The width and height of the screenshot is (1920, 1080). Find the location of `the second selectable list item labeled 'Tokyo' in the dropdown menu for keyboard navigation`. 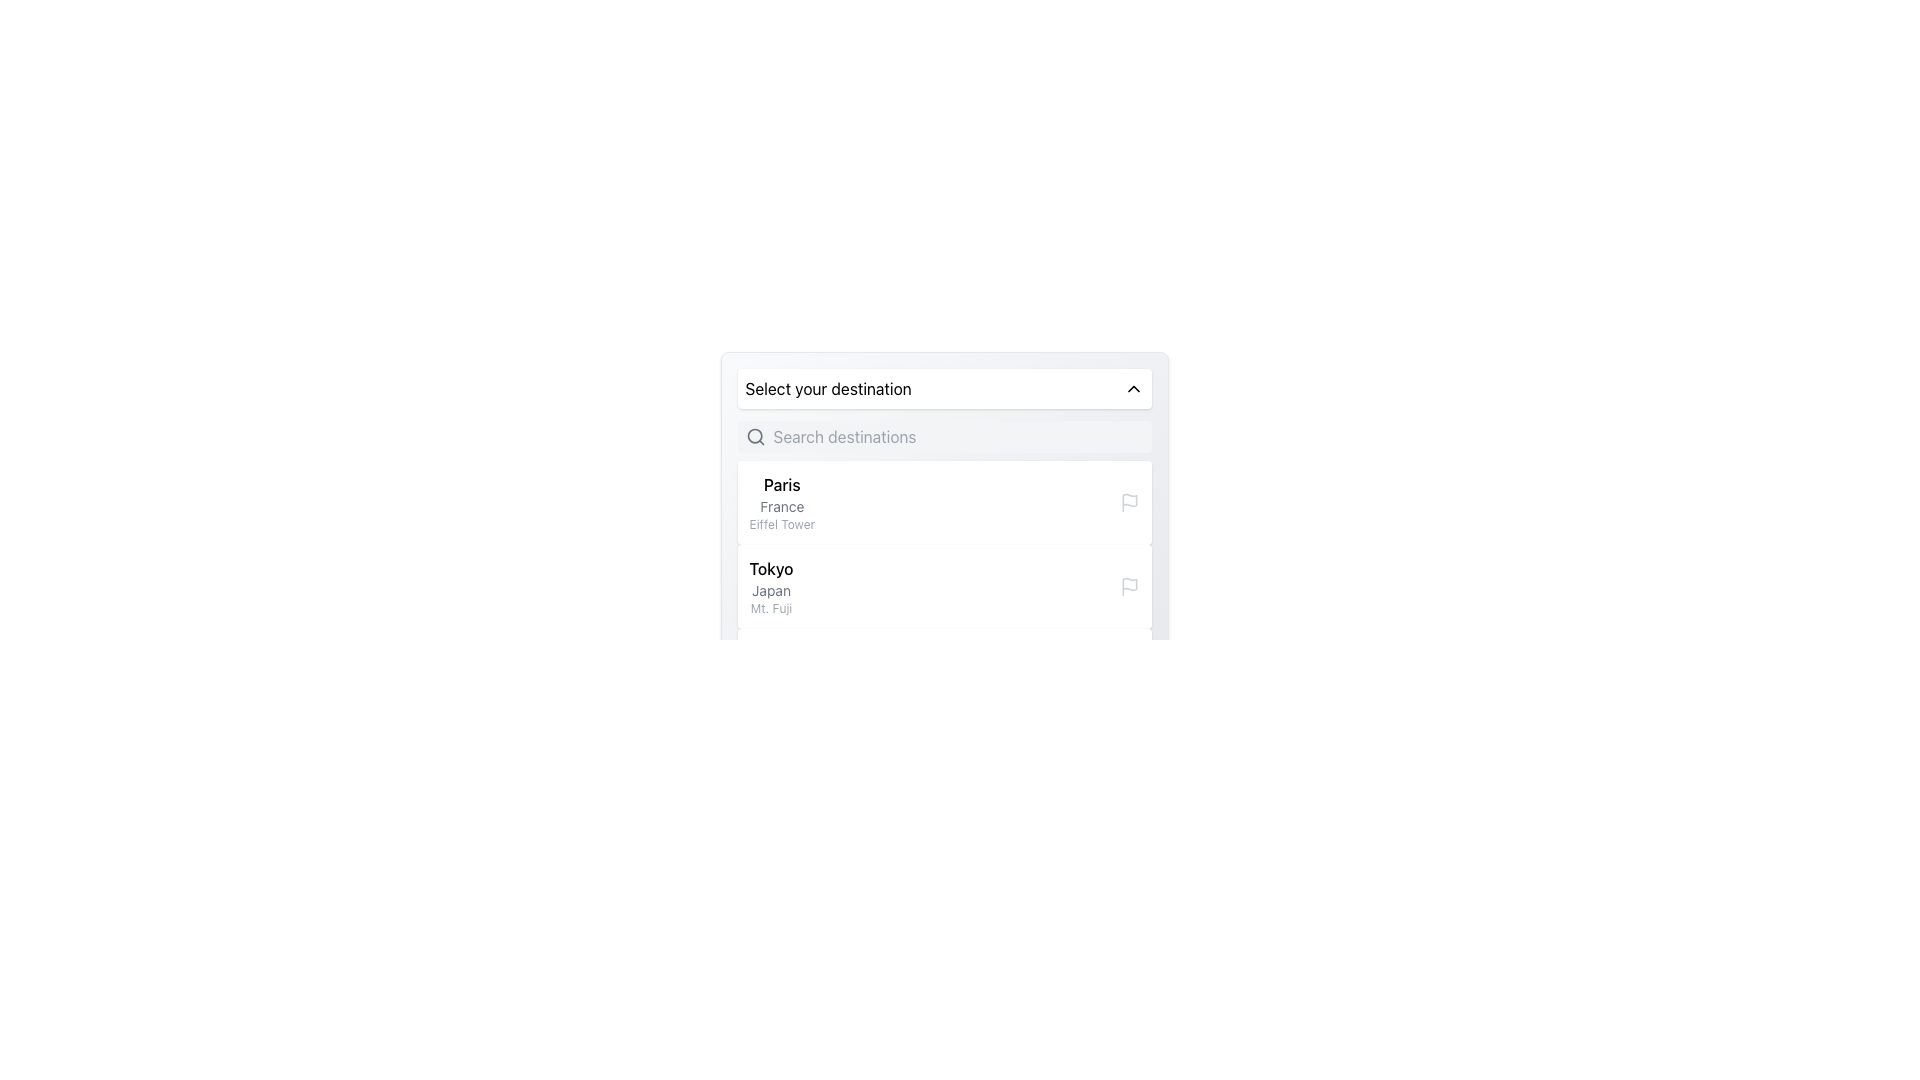

the second selectable list item labeled 'Tokyo' in the dropdown menu for keyboard navigation is located at coordinates (943, 585).